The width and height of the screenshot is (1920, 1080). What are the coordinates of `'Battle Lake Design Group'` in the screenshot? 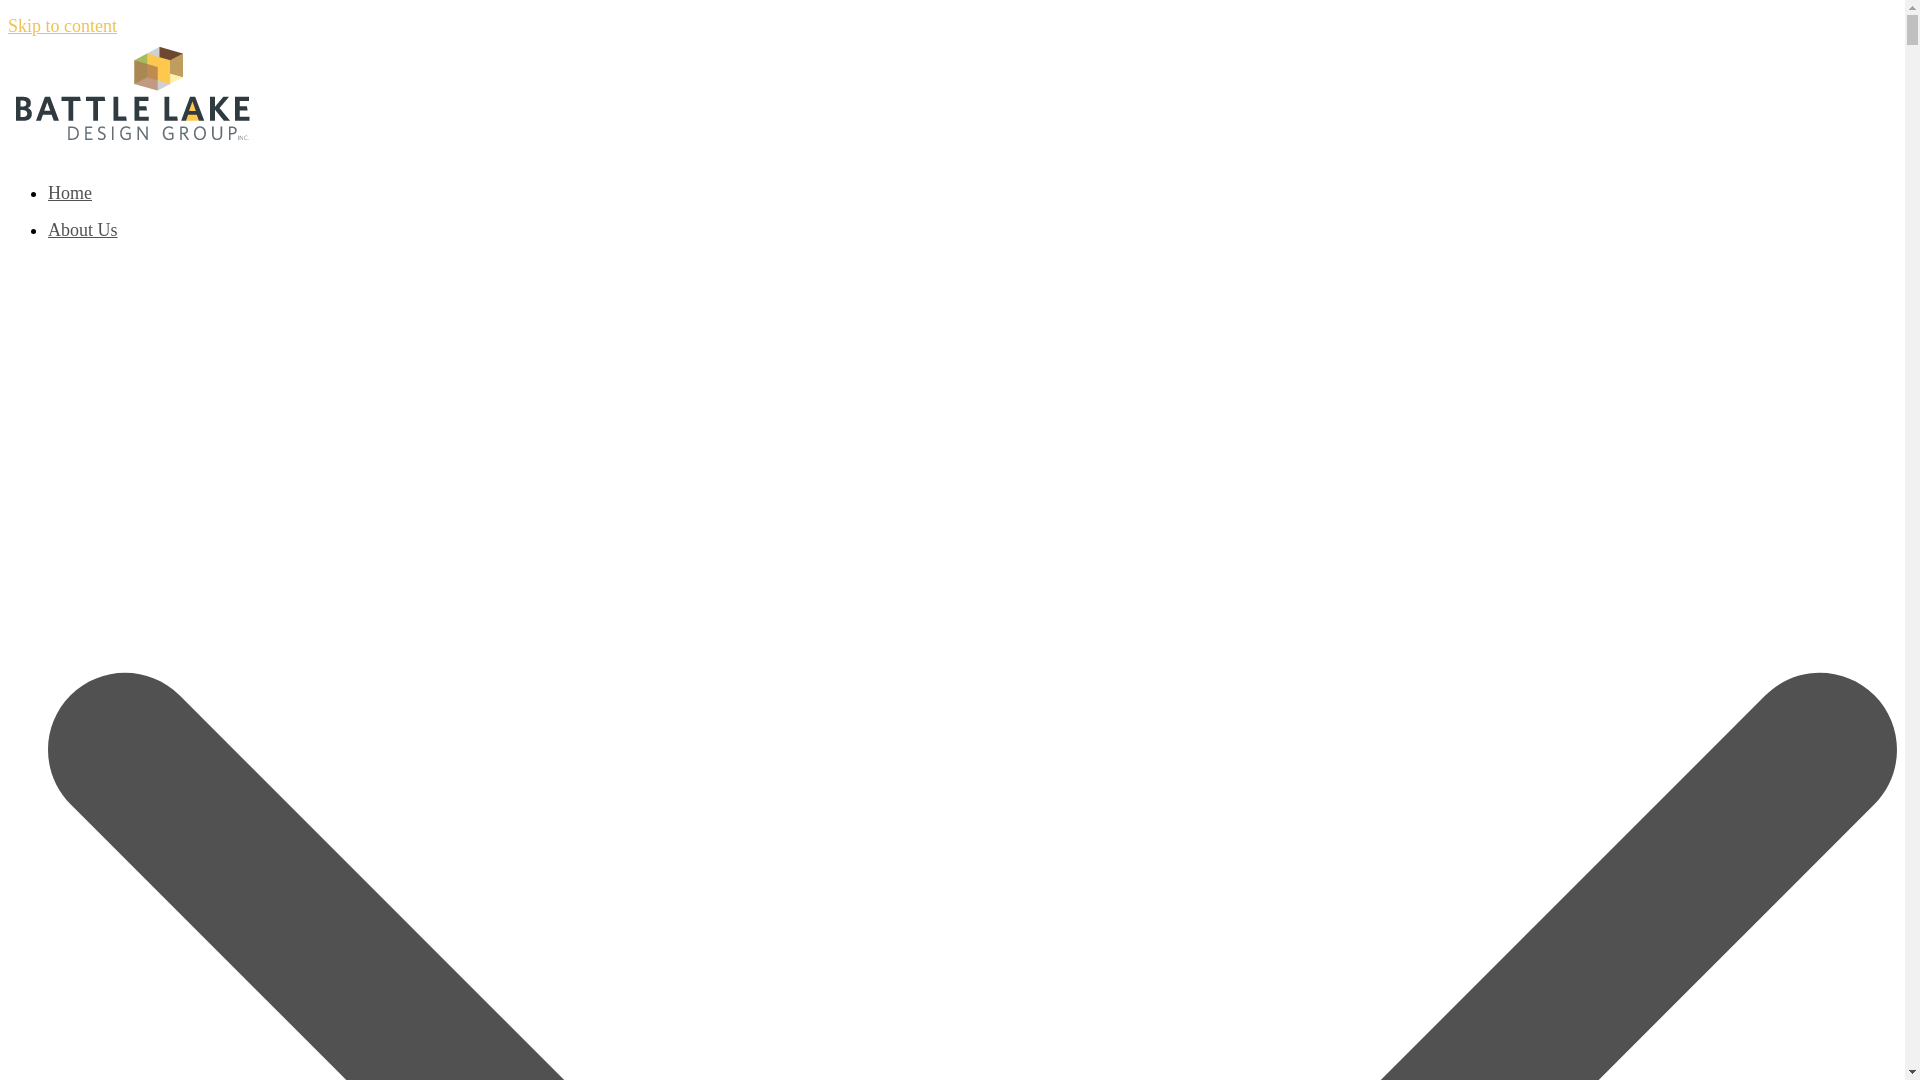 It's located at (132, 137).